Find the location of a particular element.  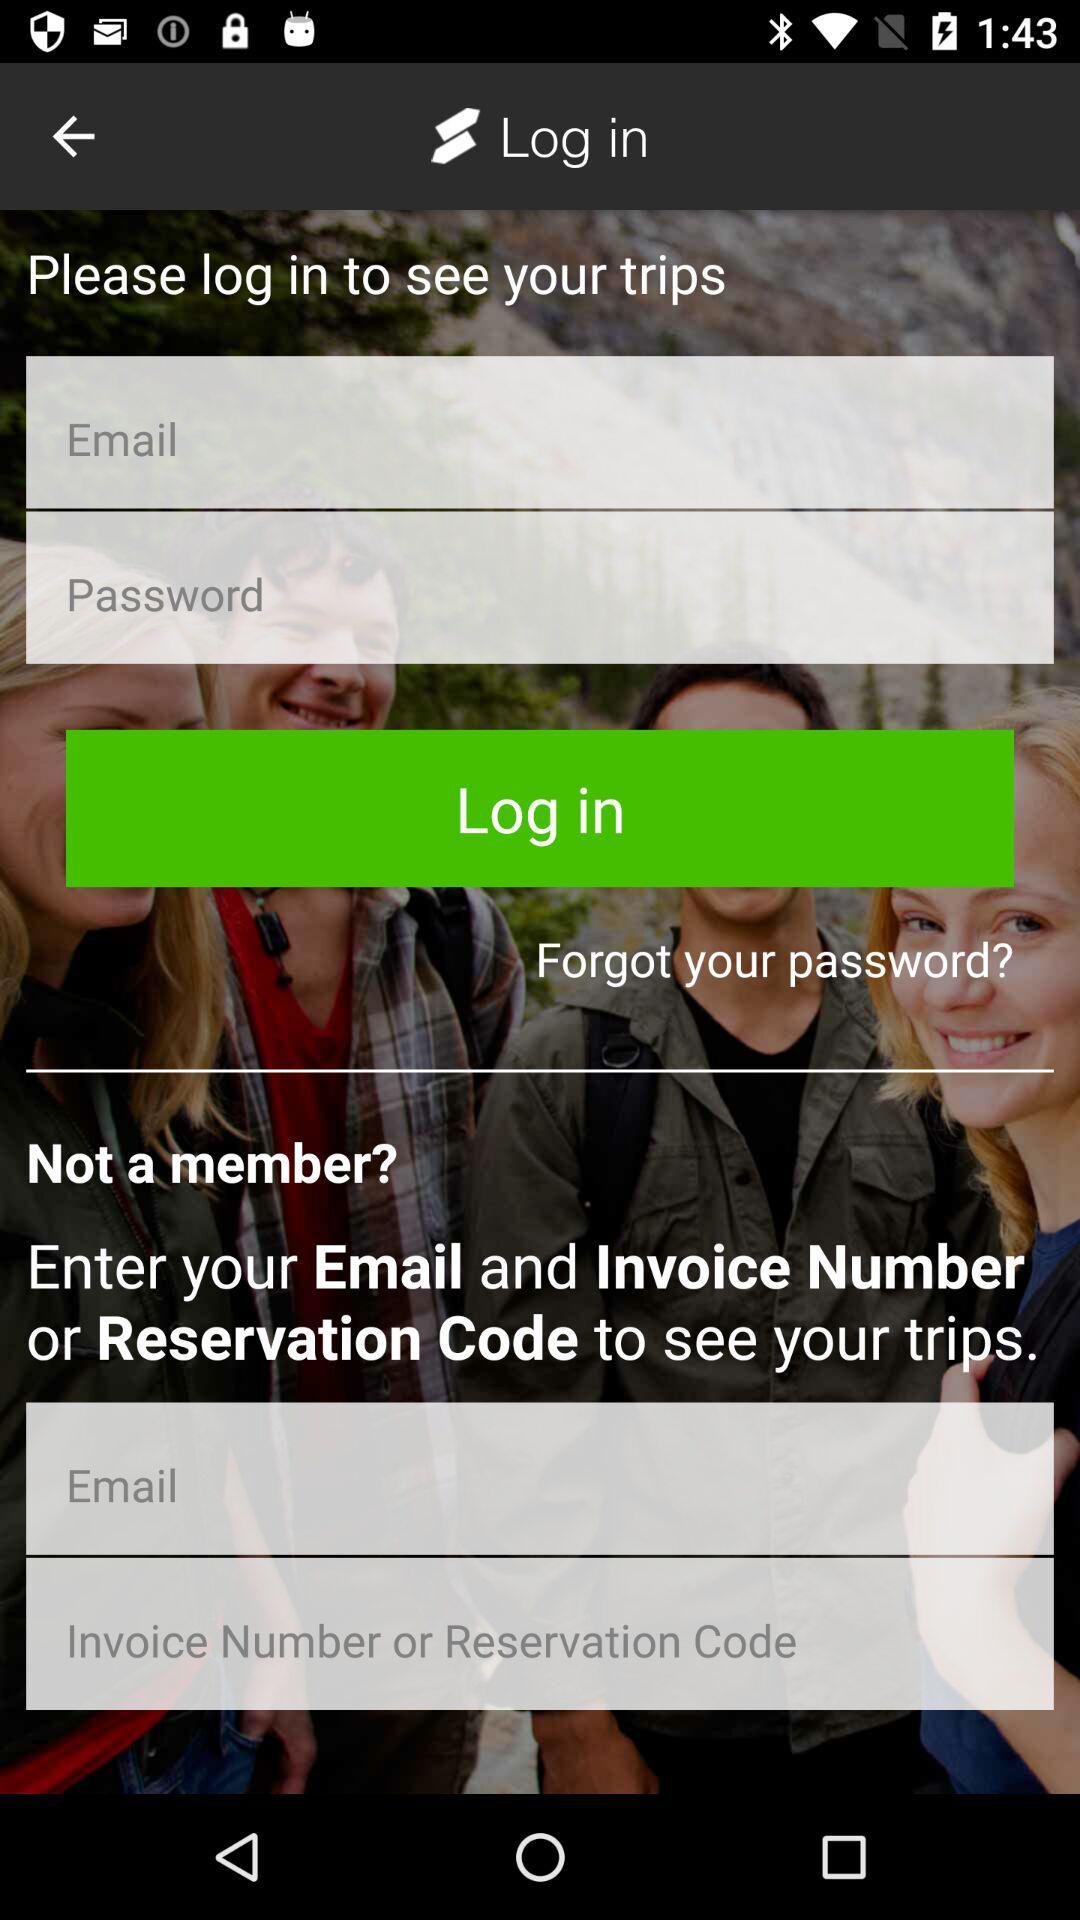

the icon at the top left corner is located at coordinates (72, 135).